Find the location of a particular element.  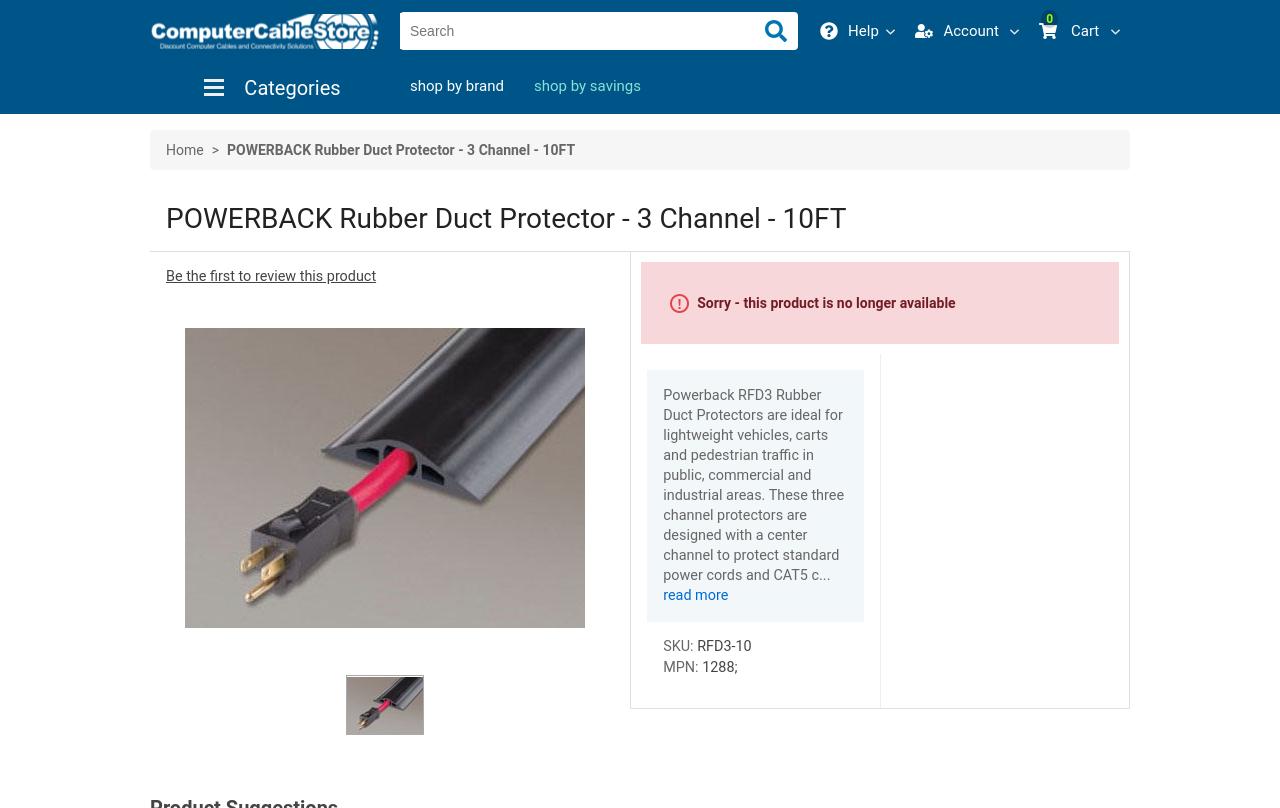

'>' is located at coordinates (215, 148).